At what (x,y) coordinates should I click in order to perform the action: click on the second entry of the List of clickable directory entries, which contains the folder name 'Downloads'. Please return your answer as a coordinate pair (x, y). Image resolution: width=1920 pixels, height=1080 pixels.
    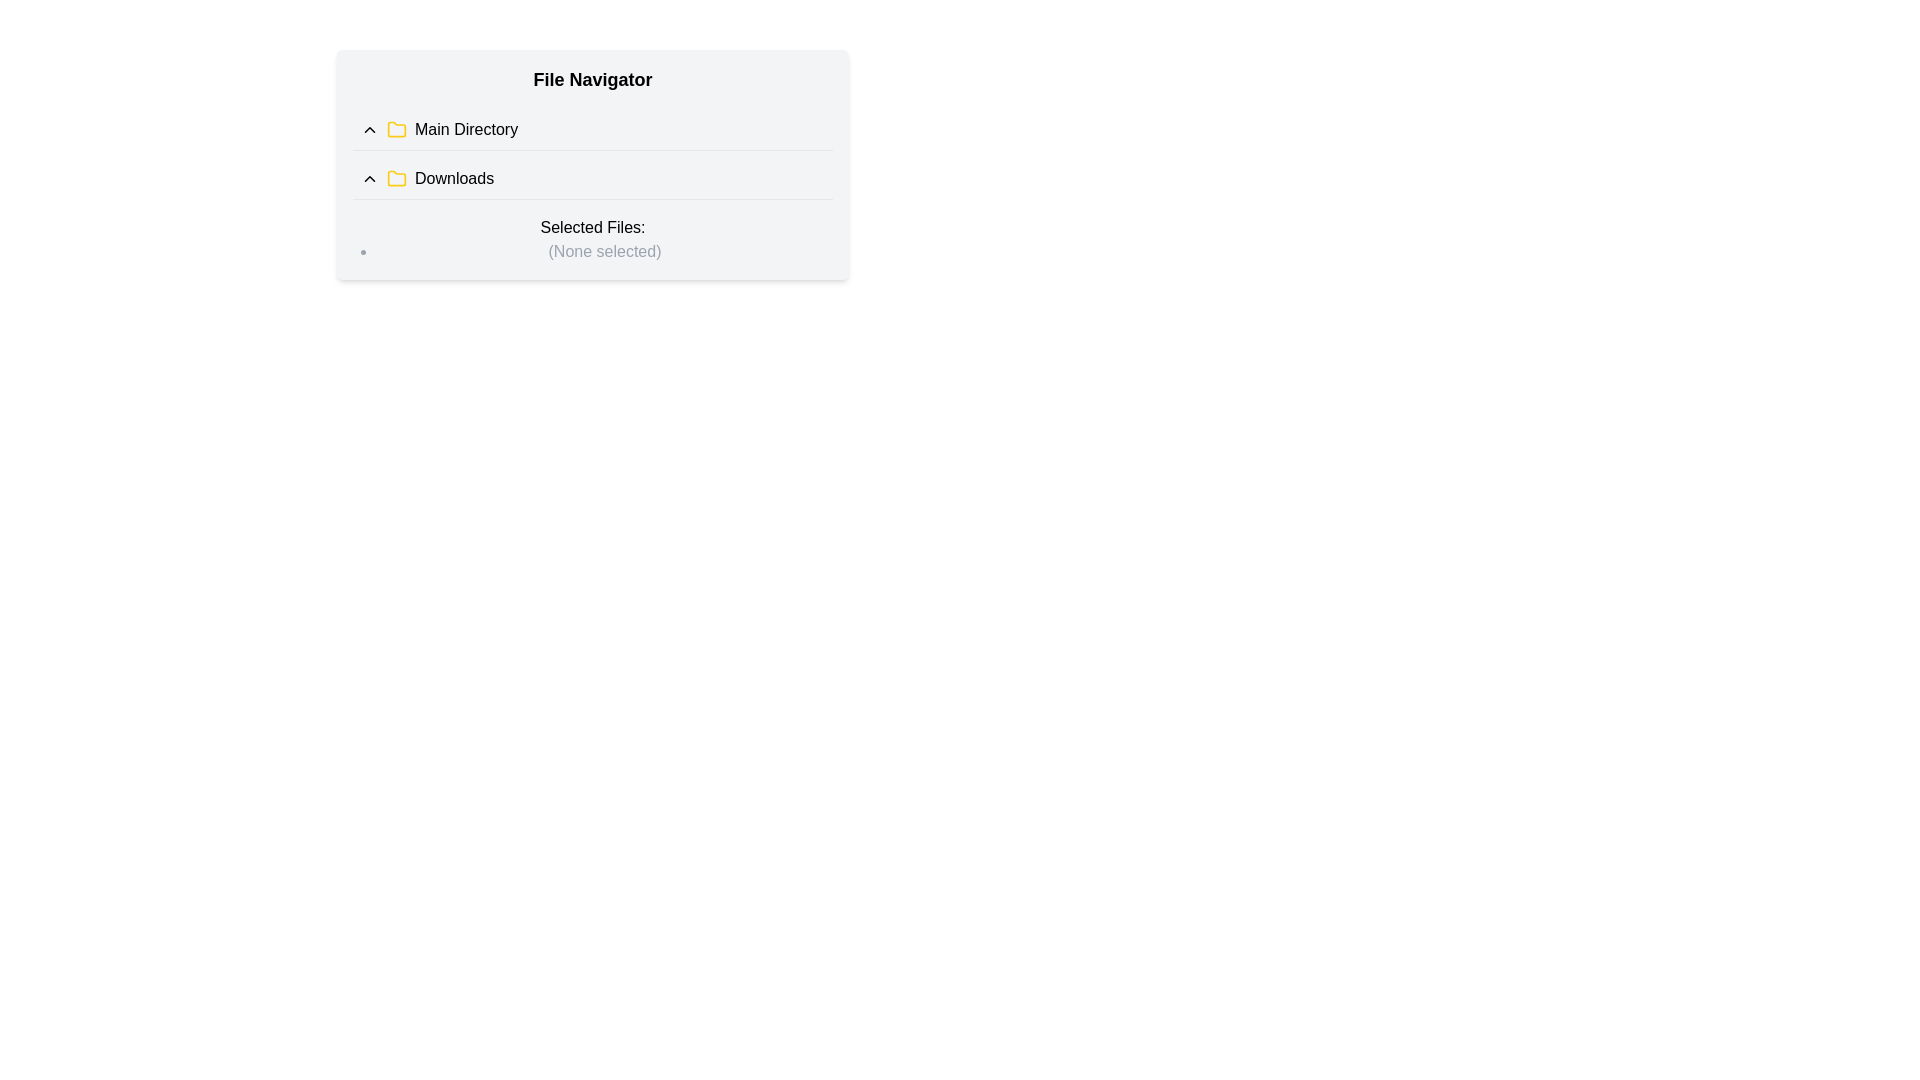
    Looking at the image, I should click on (592, 153).